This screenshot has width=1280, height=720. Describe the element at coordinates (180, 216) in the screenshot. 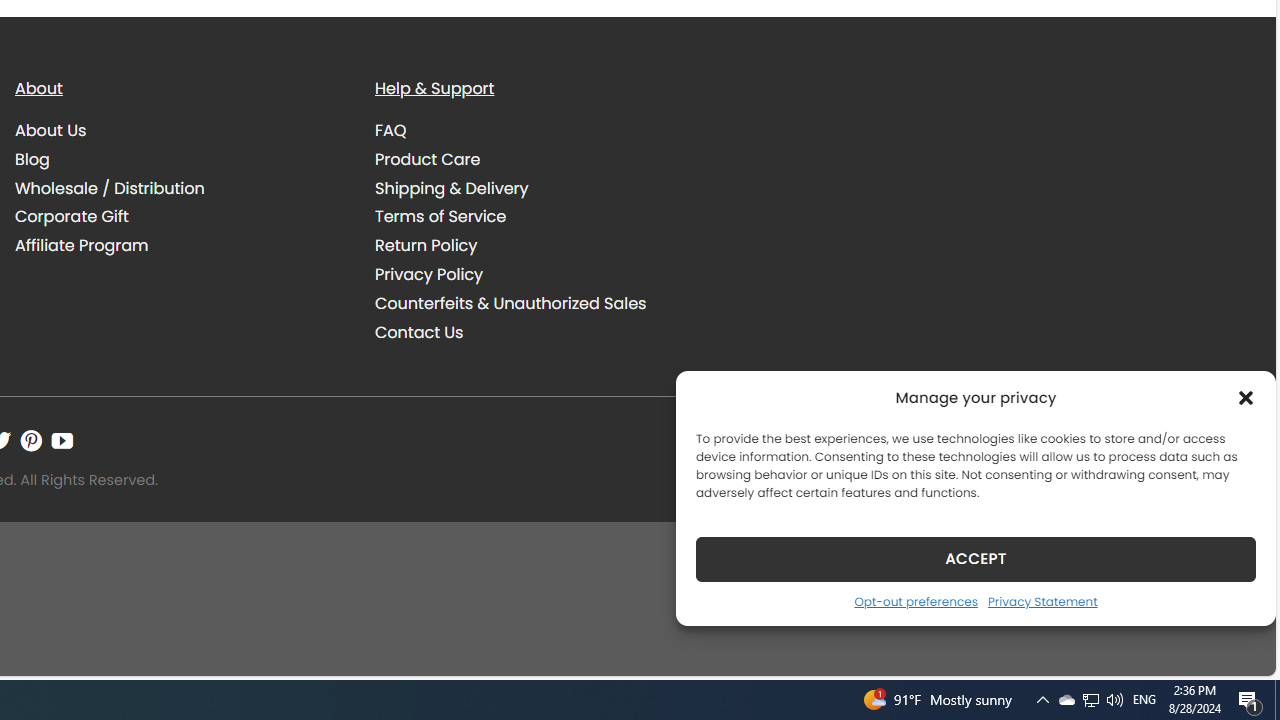

I see `'Corporate Gift'` at that location.